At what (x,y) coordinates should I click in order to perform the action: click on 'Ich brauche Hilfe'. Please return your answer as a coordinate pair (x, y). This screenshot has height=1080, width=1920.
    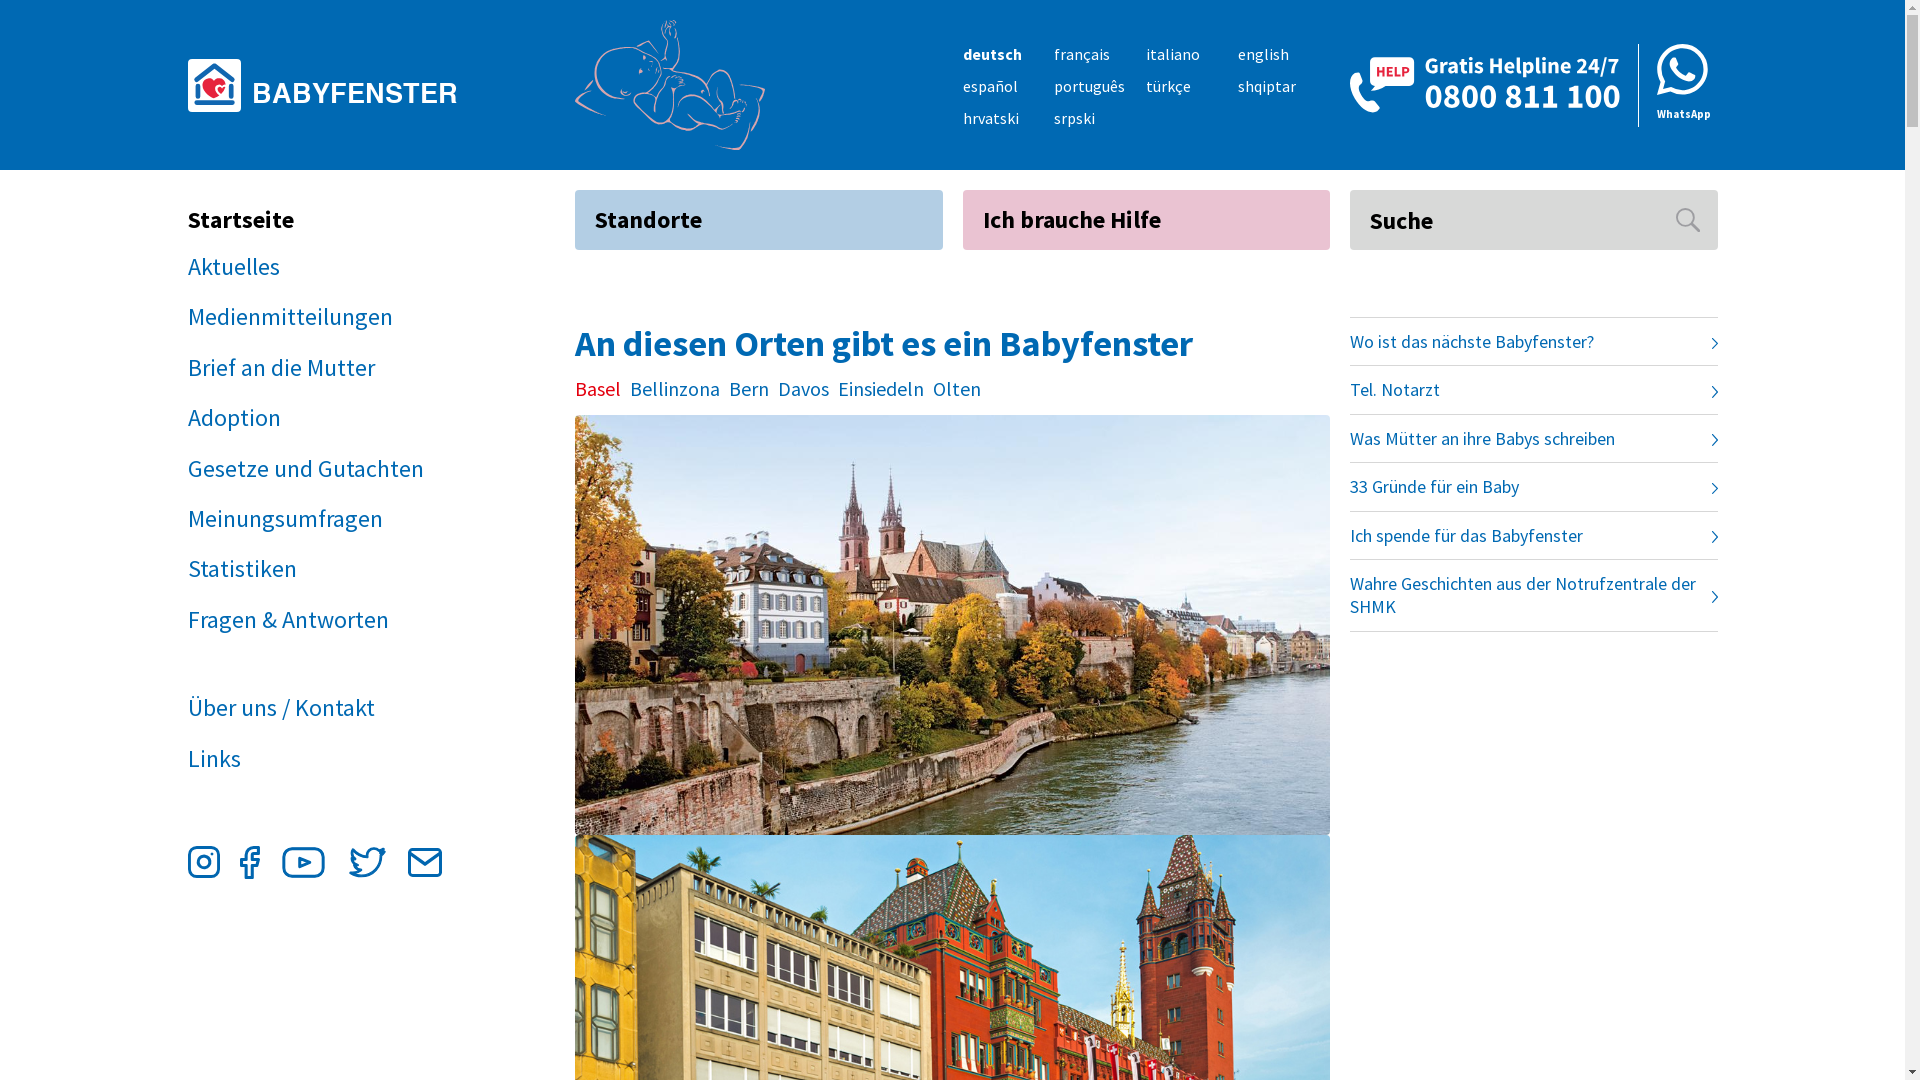
    Looking at the image, I should click on (1146, 219).